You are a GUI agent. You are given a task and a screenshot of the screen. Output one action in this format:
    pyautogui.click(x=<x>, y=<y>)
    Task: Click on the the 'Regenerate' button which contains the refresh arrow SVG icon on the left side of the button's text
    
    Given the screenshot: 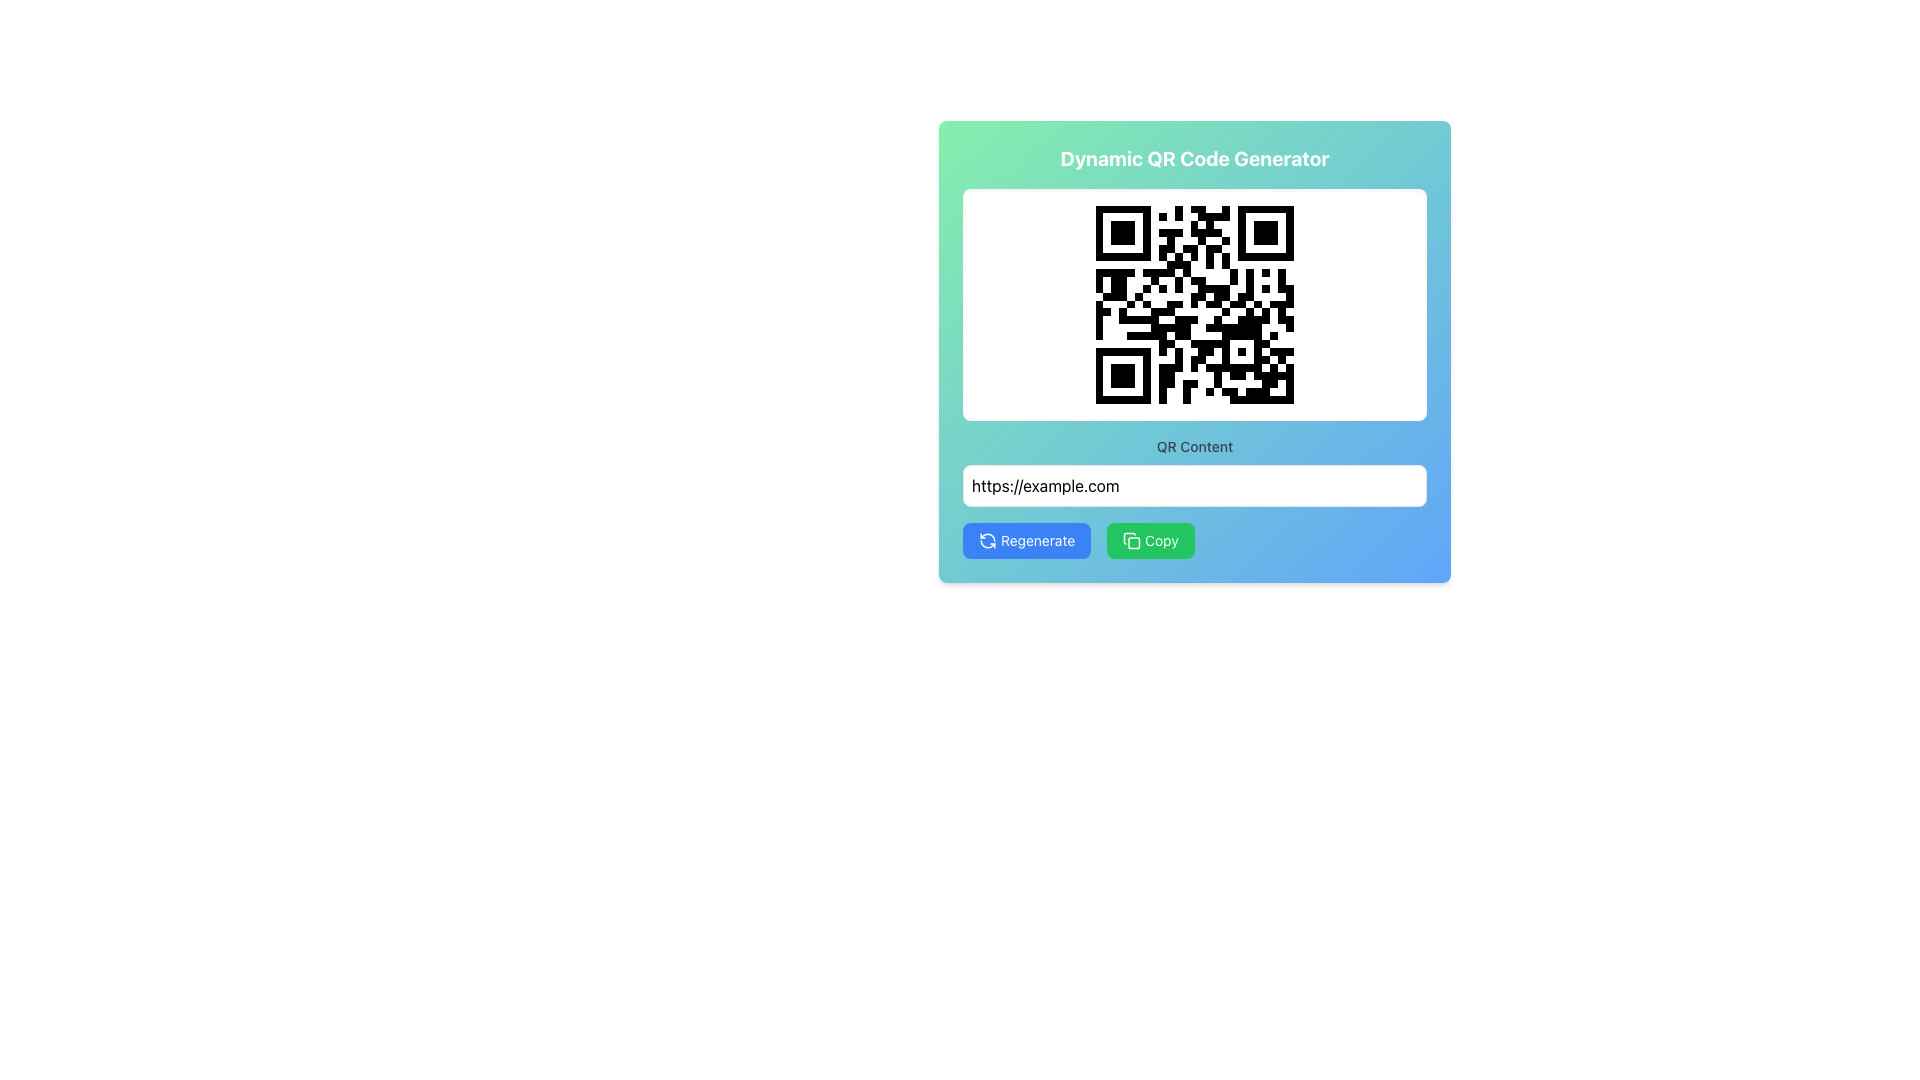 What is the action you would take?
    pyautogui.click(x=988, y=540)
    